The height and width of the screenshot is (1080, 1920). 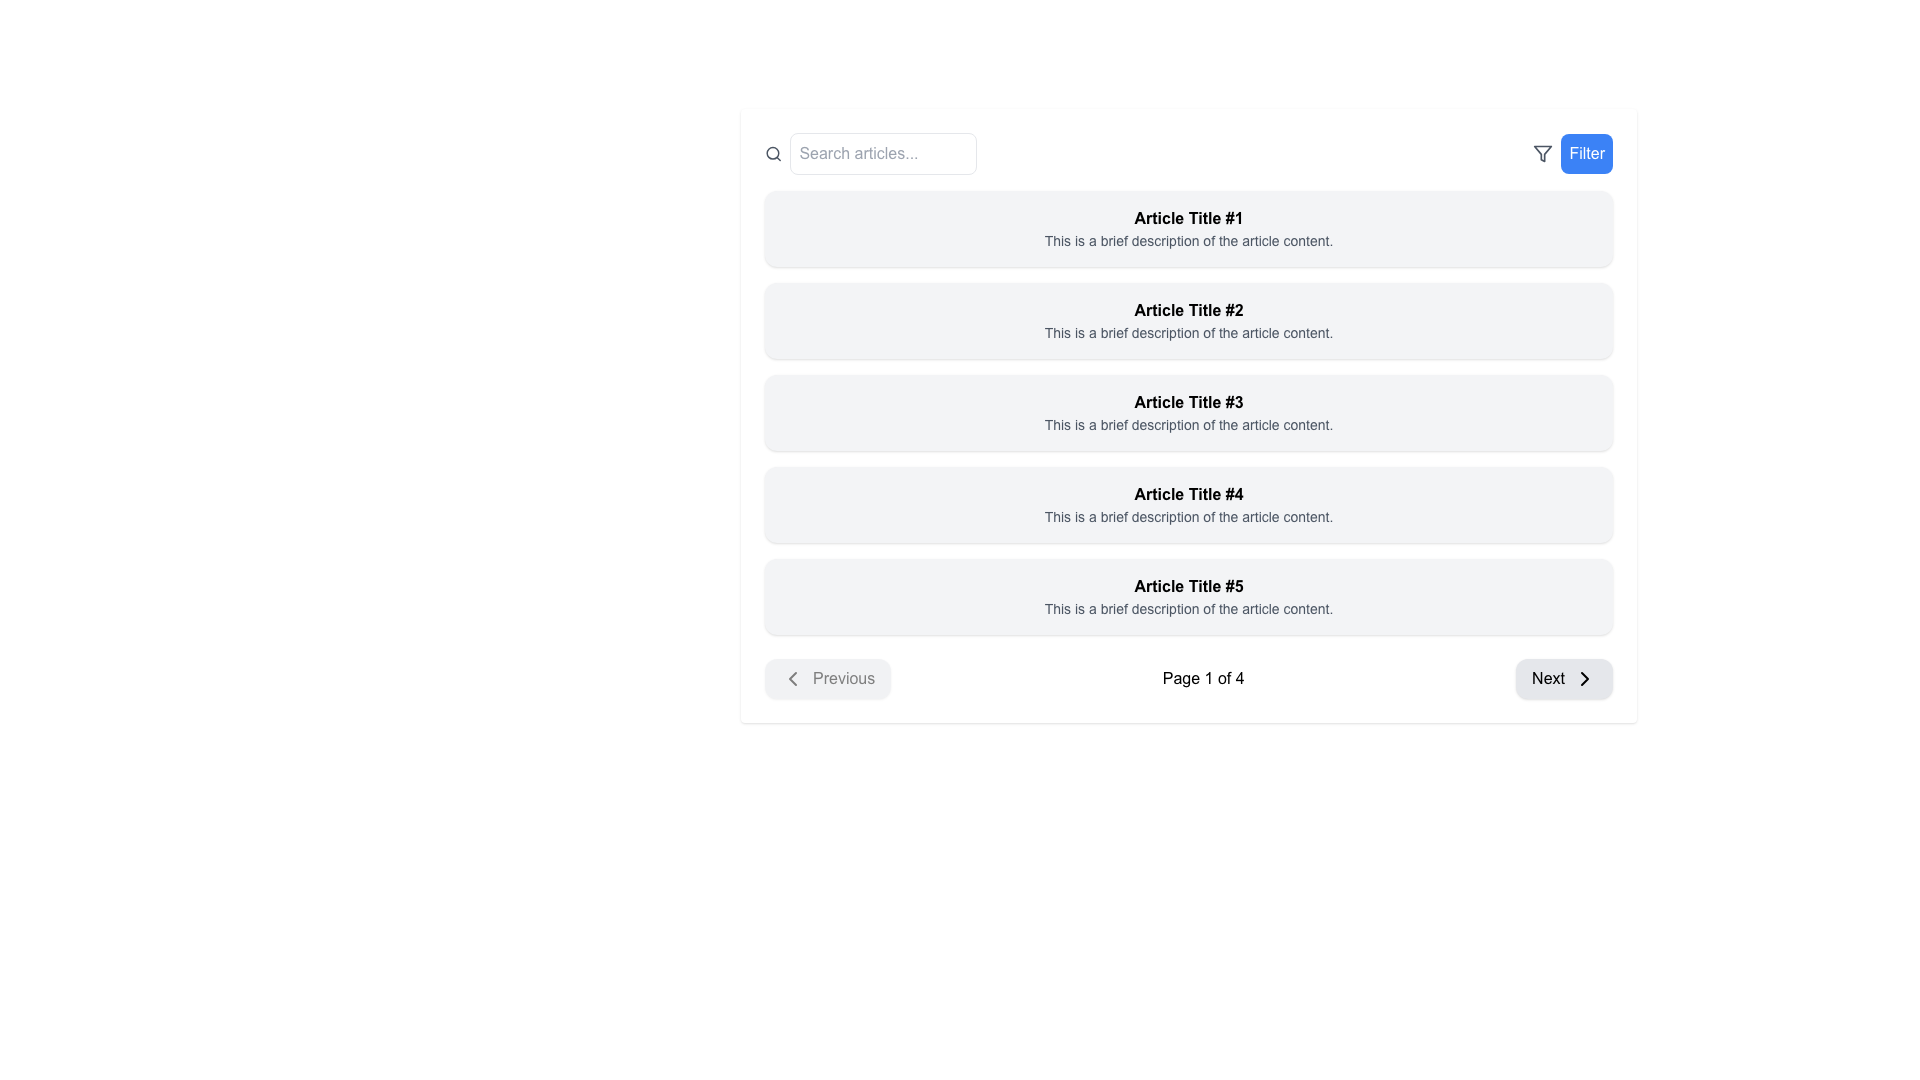 What do you see at coordinates (1189, 331) in the screenshot?
I see `text content of the descriptive snippet located in the second card, immediately below the bolded title 'Article Title #2'` at bounding box center [1189, 331].